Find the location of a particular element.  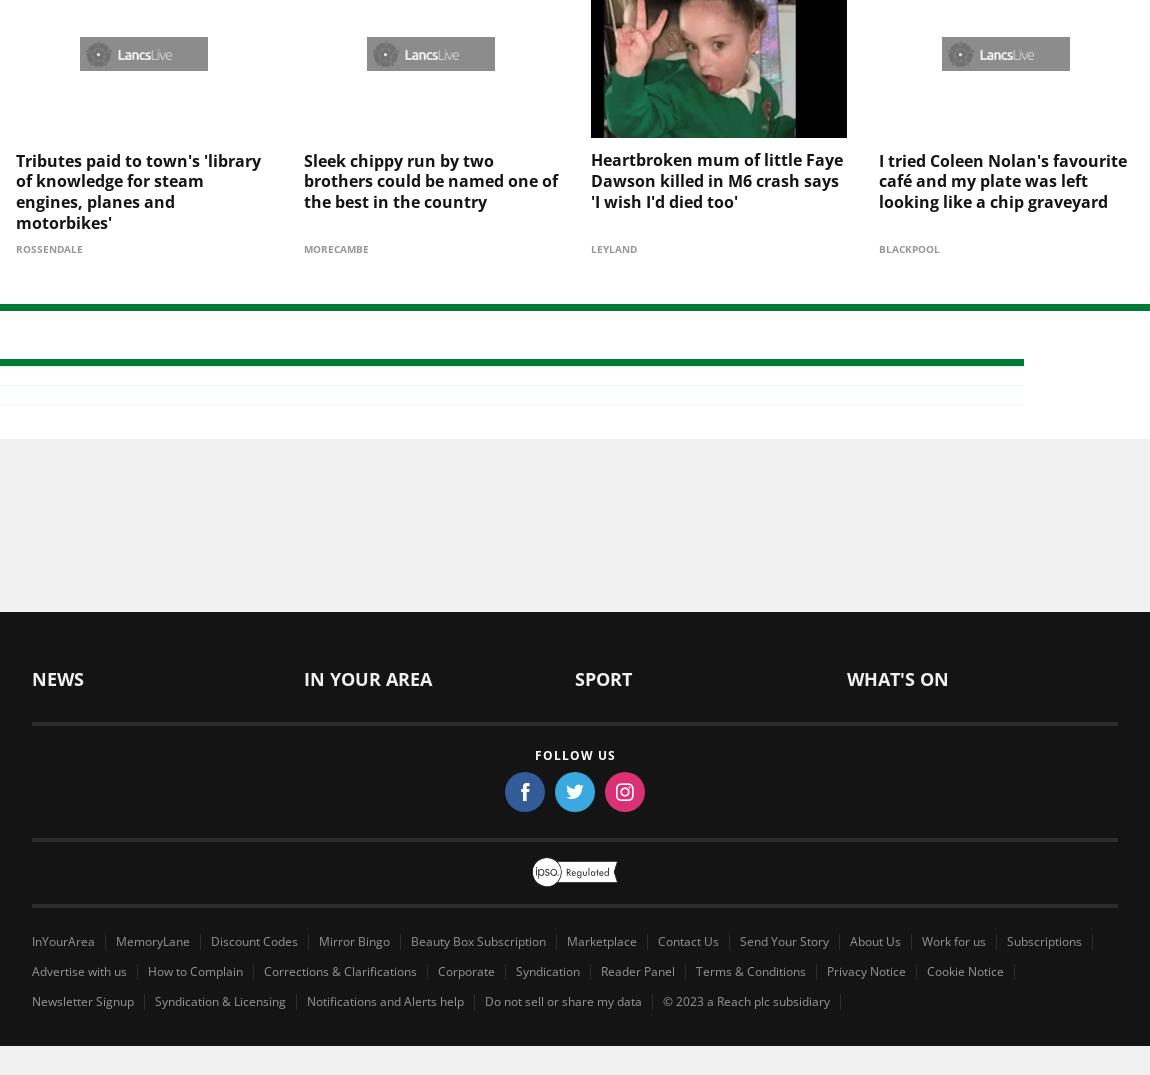

'Morecambe' is located at coordinates (335, 214).